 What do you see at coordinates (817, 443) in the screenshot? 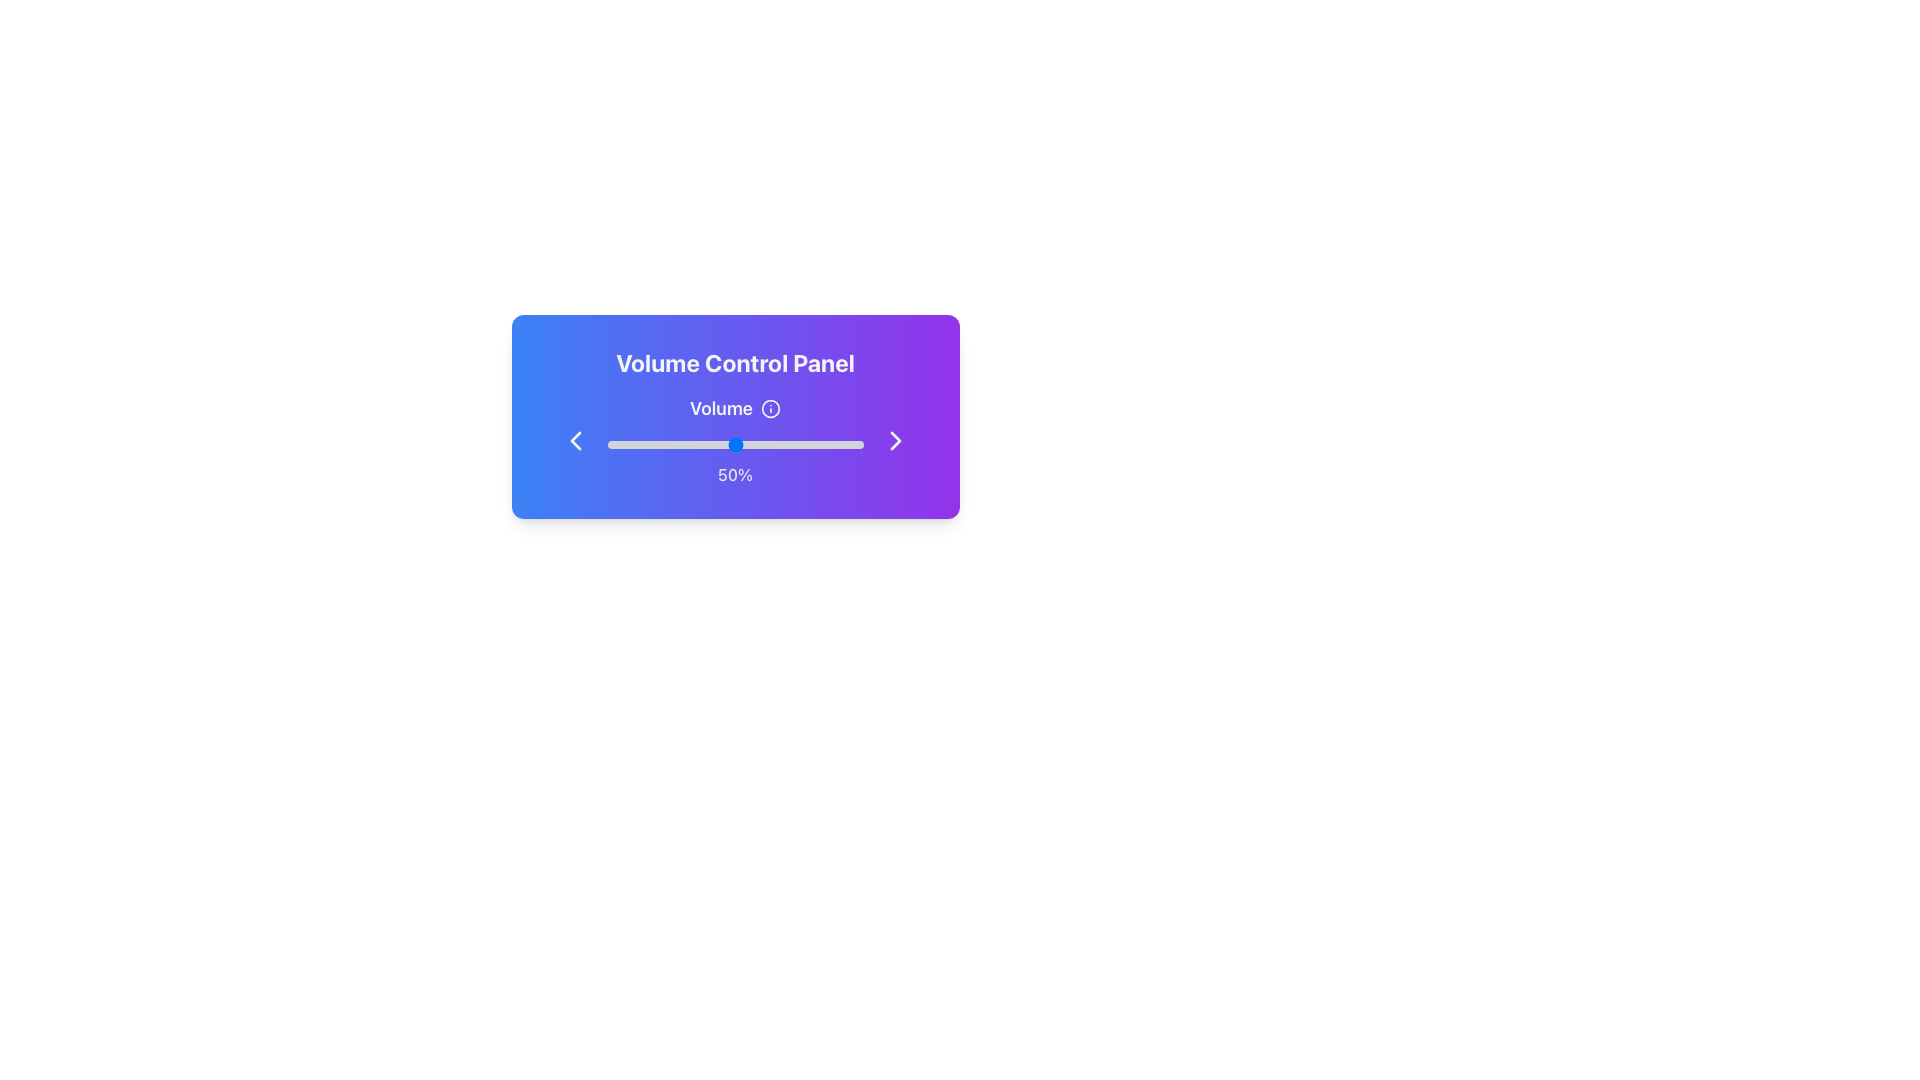
I see `the slider` at bounding box center [817, 443].